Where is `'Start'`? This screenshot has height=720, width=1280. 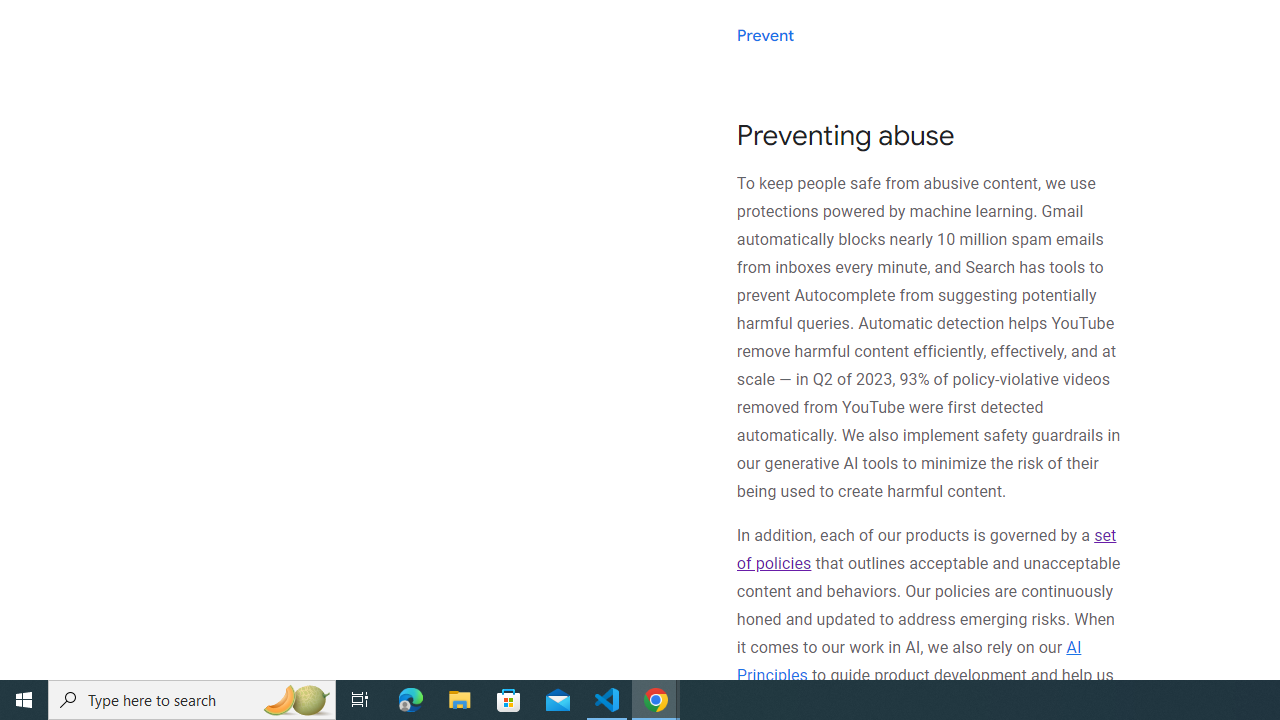 'Start' is located at coordinates (24, 698).